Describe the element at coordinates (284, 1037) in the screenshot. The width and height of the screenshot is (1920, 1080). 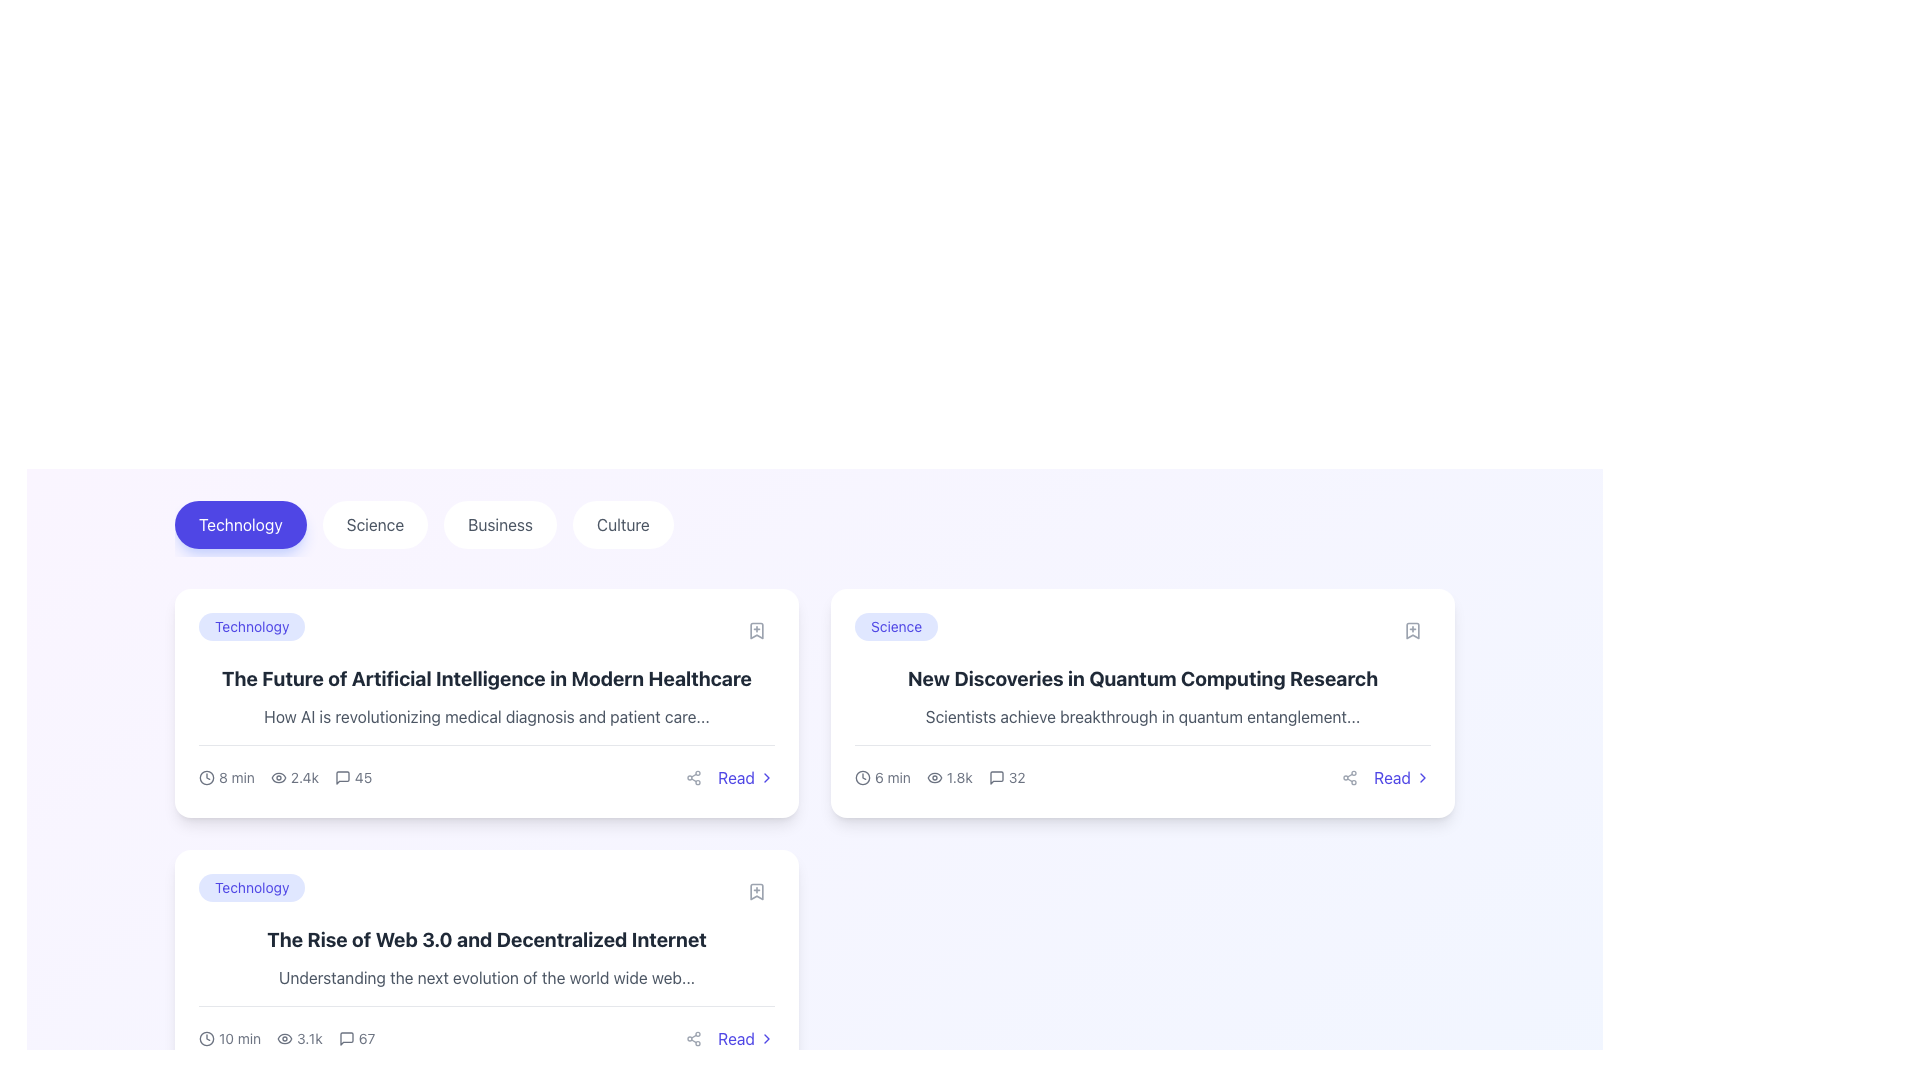
I see `the eye icon representing views, which is the leftmost element in the view count display next to '3.1k', located below the article titled 'The Rise of Web 3.0 and Decentralized Internet'` at that location.